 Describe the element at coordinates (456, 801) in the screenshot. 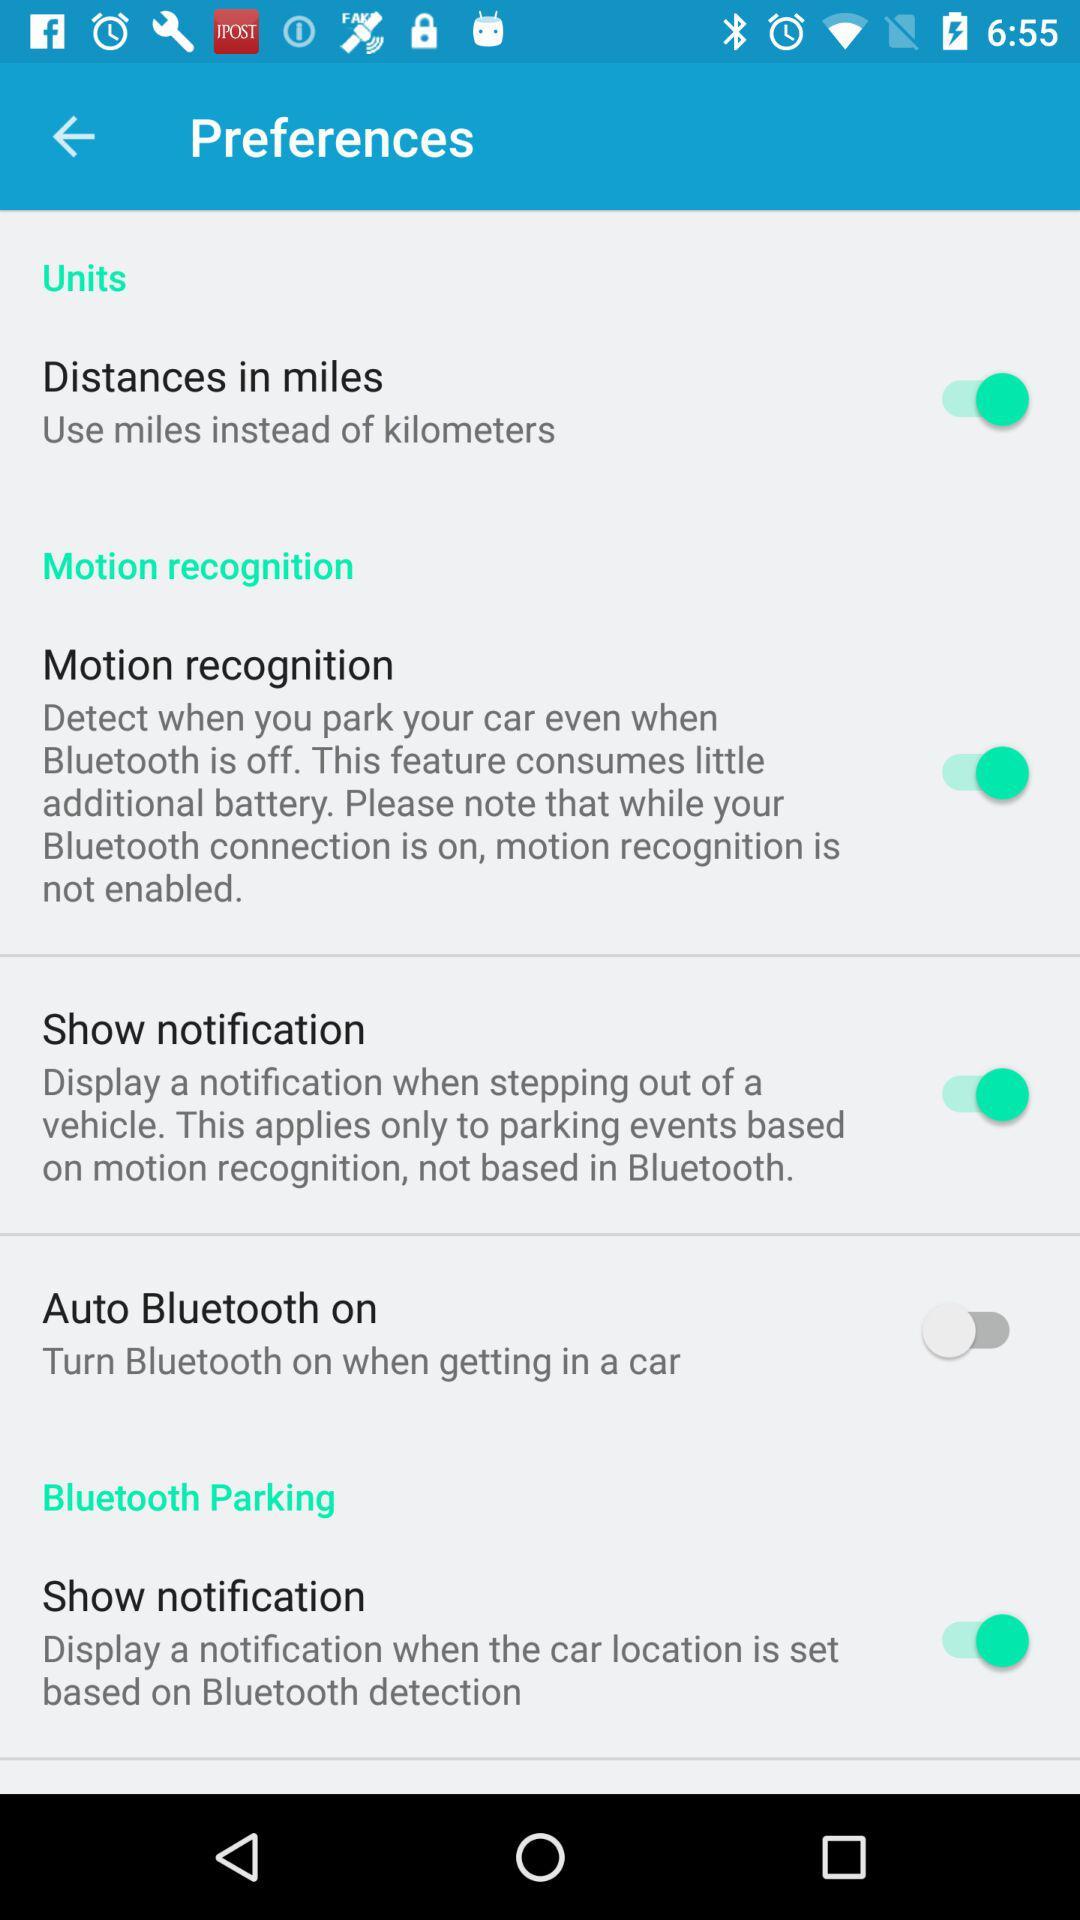

I see `detect when you app` at that location.